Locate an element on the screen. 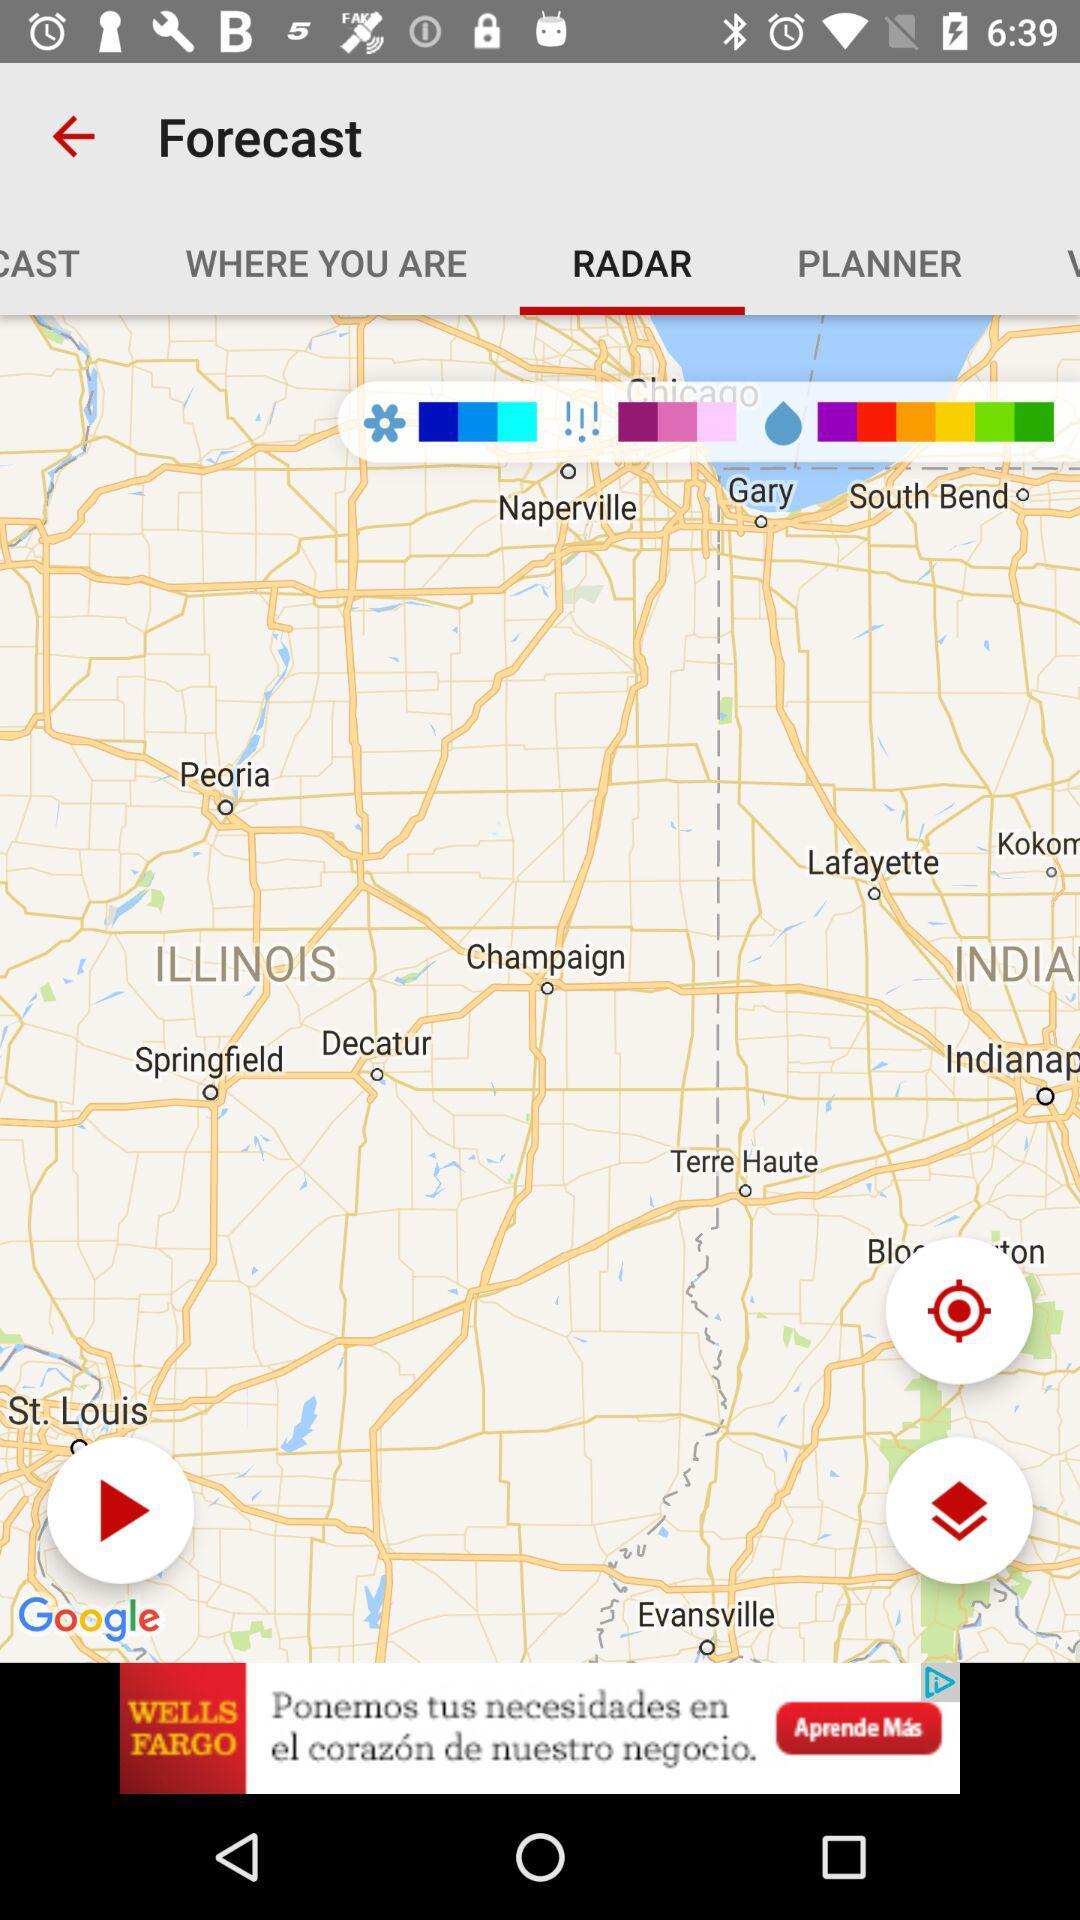  show location is located at coordinates (958, 1310).